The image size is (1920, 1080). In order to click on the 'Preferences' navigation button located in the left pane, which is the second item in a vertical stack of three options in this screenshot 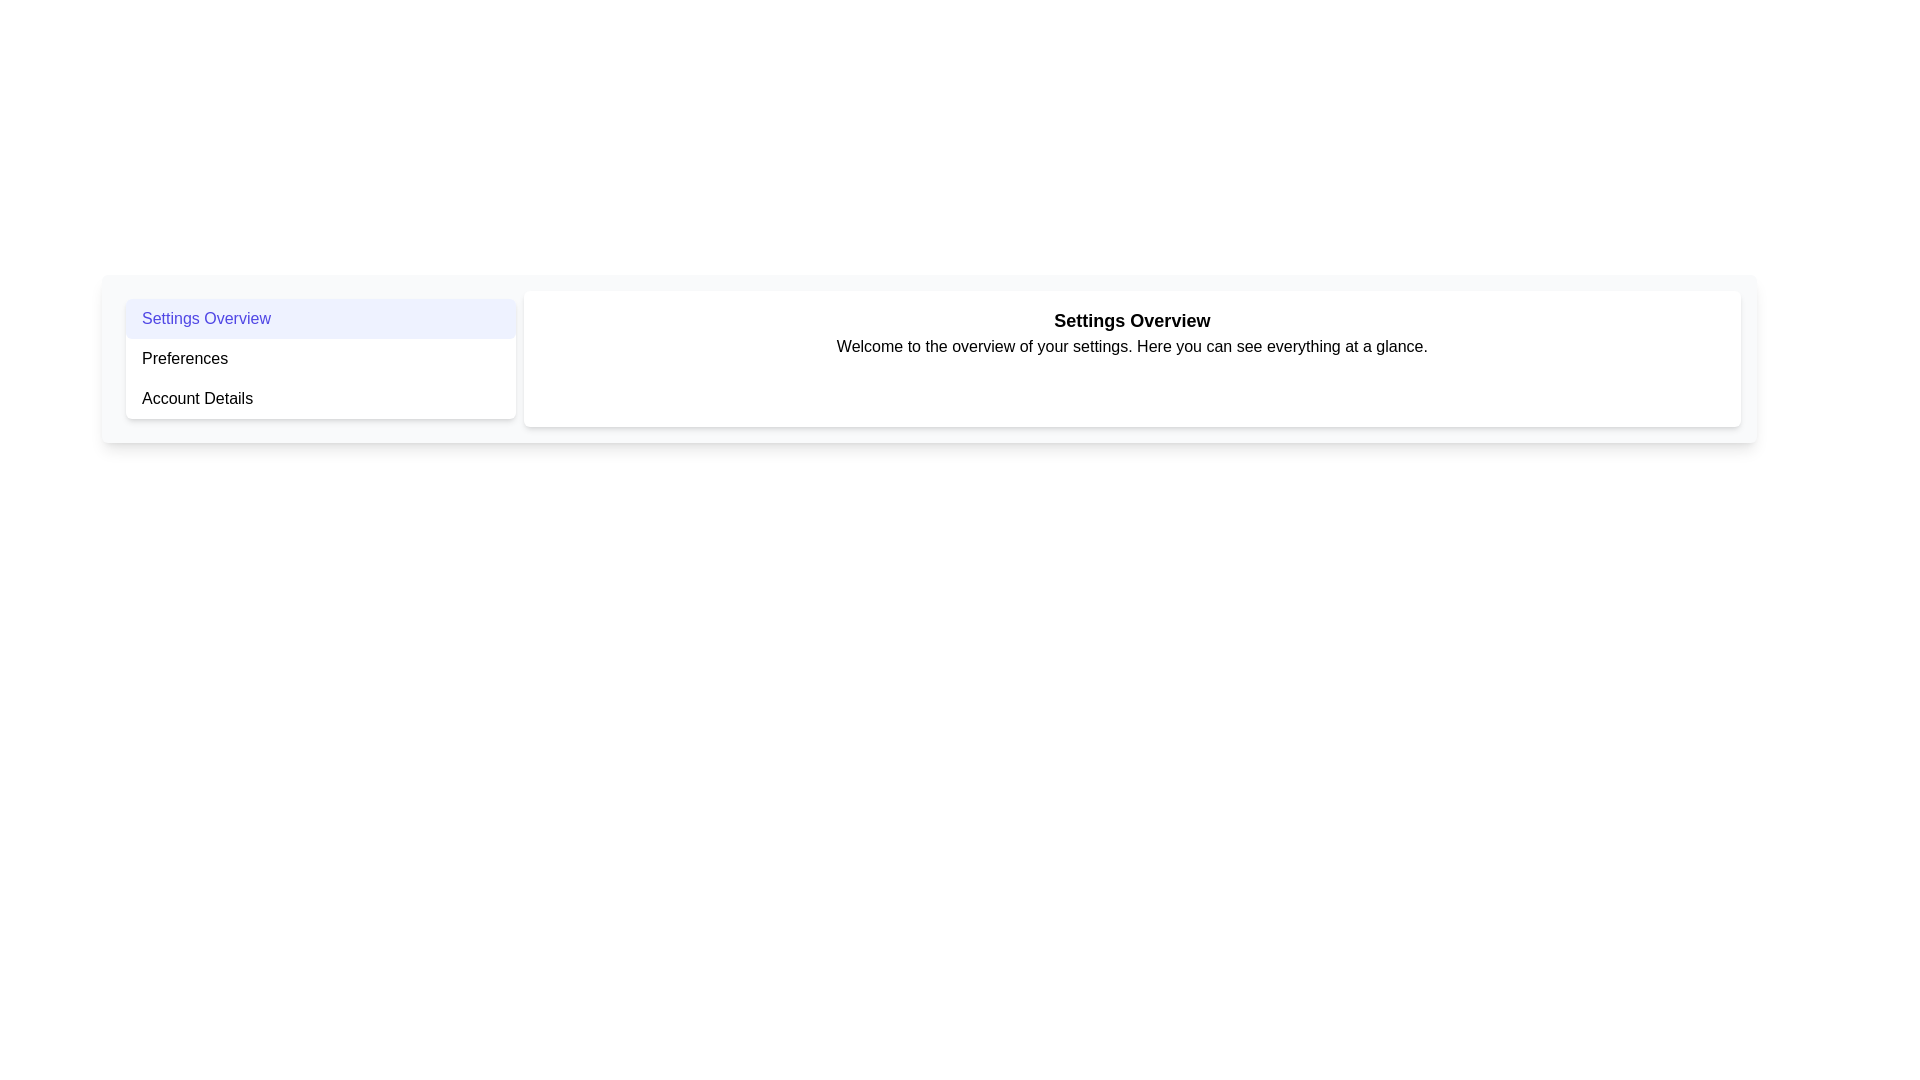, I will do `click(320, 357)`.